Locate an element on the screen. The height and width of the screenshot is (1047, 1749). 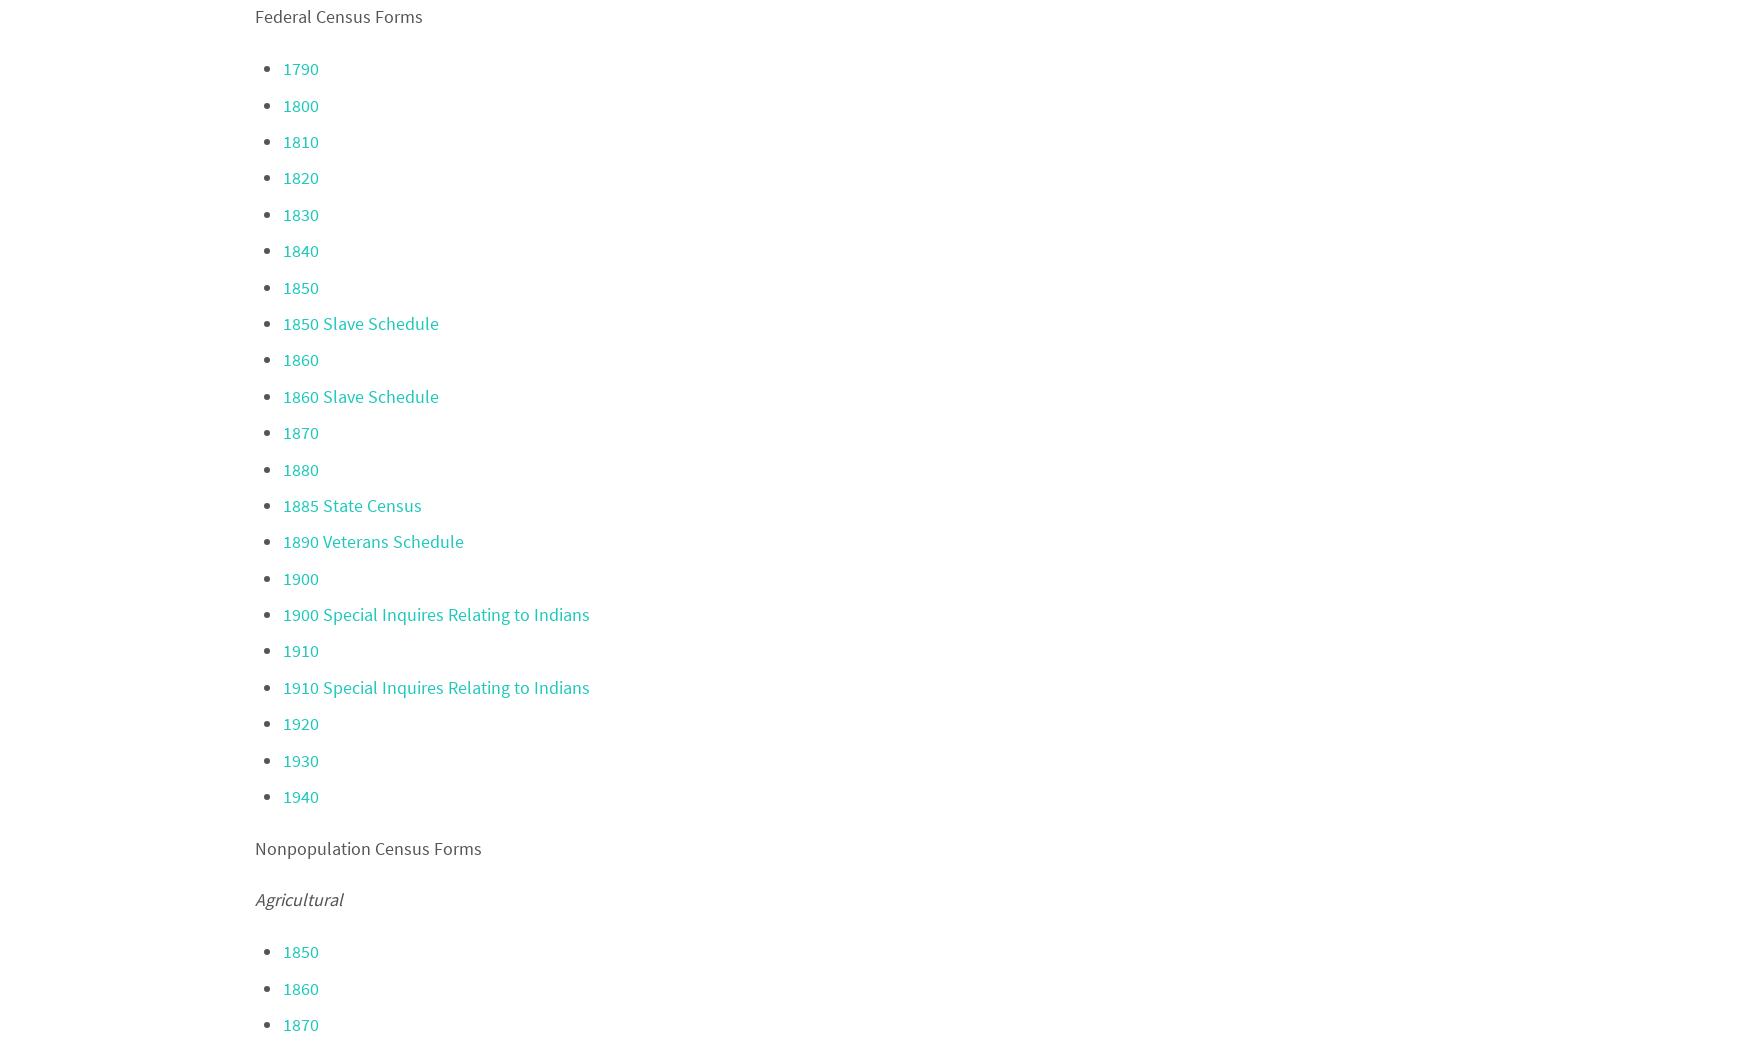
'1840' is located at coordinates (300, 250).